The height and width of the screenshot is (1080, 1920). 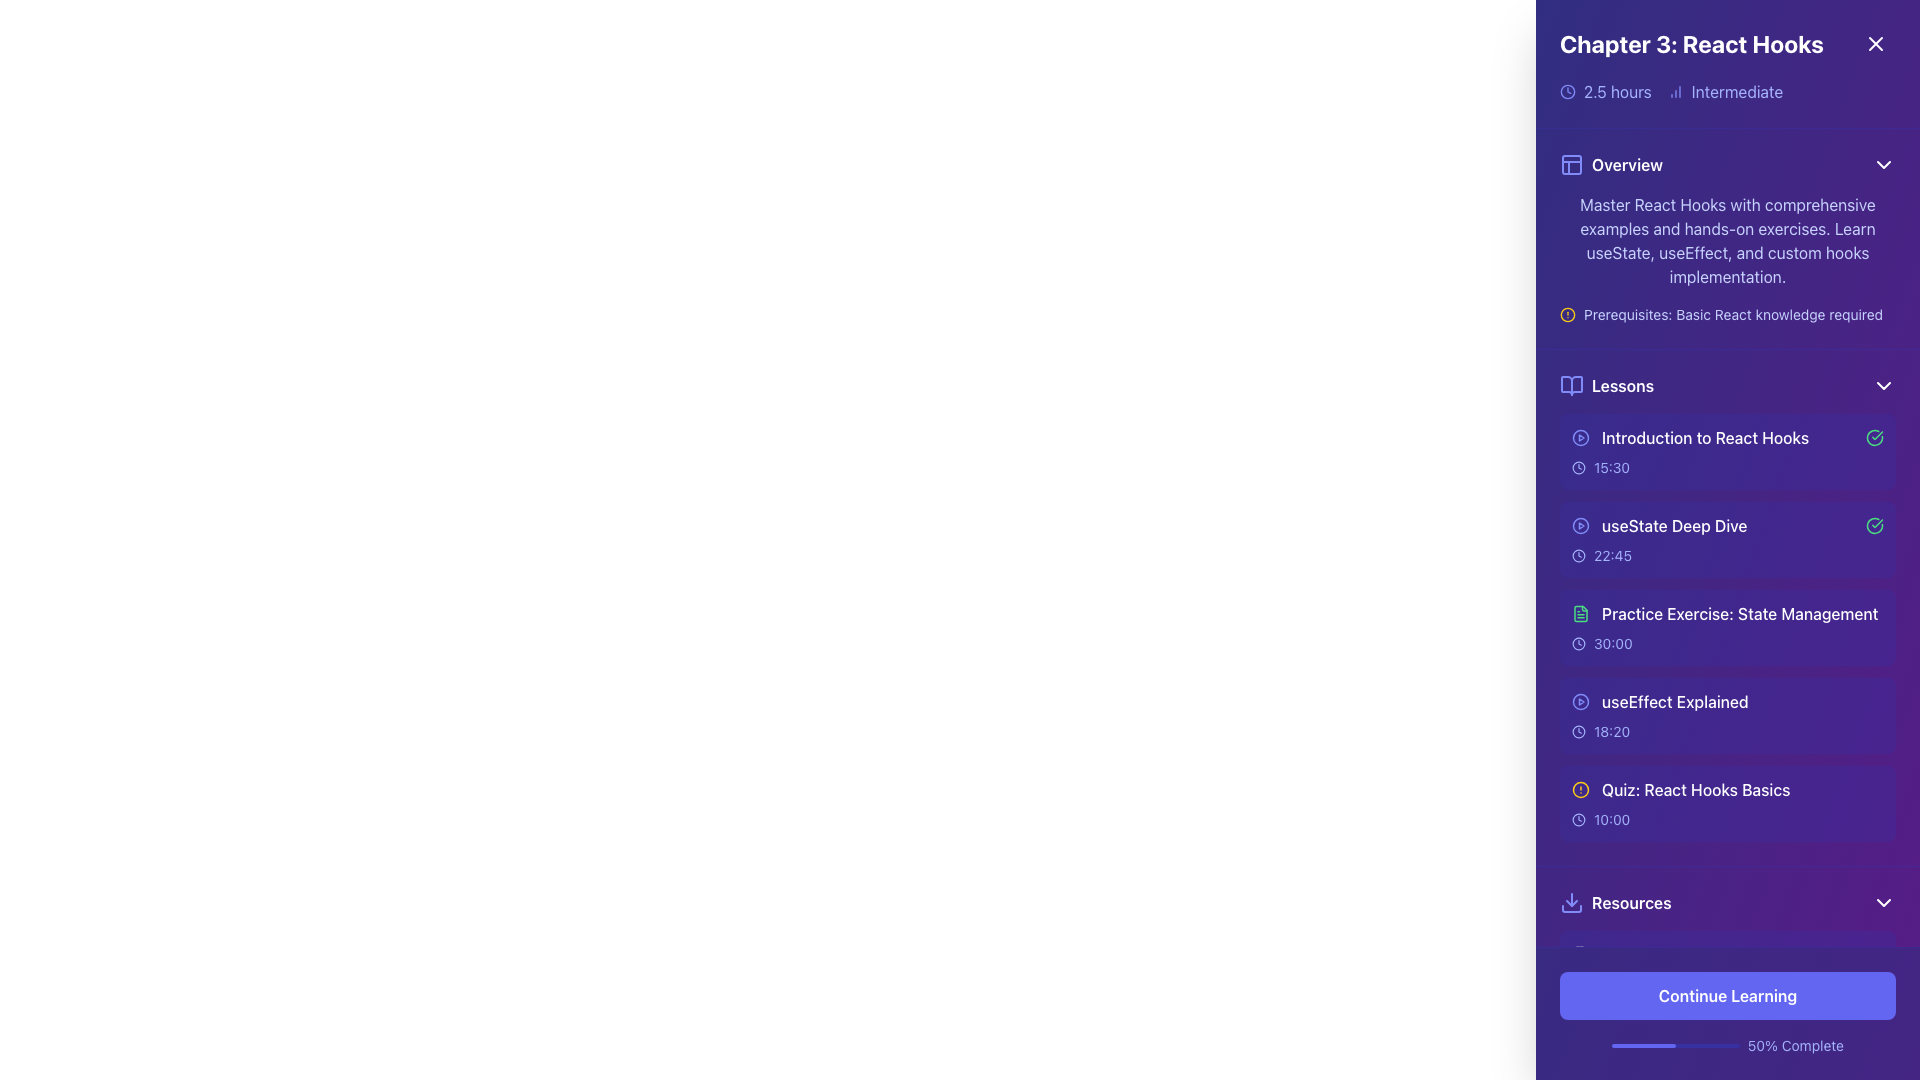 What do you see at coordinates (1727, 467) in the screenshot?
I see `the timestamp element displaying the duration of the lesson at the bottom-right corner of the 'Introduction to React Hooks' lesson card` at bounding box center [1727, 467].